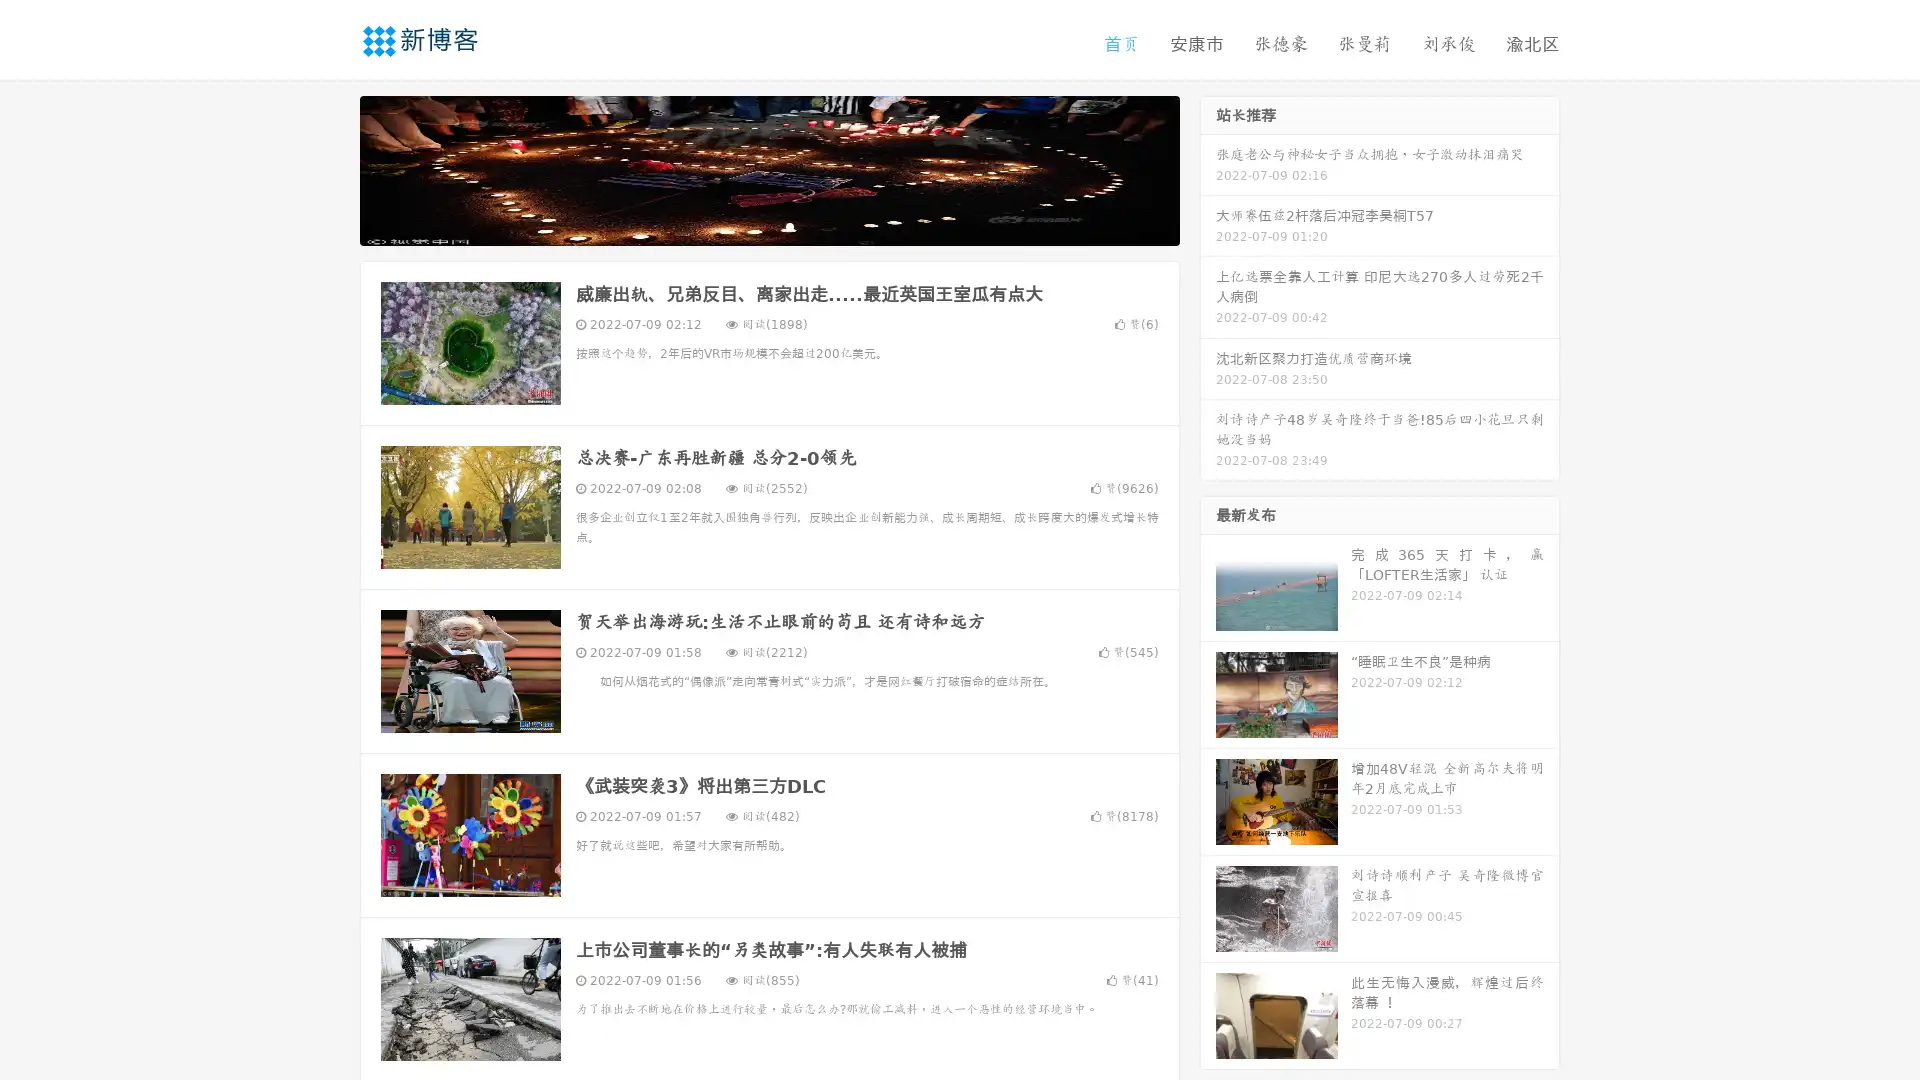 Image resolution: width=1920 pixels, height=1080 pixels. What do you see at coordinates (789, 225) in the screenshot?
I see `Go to slide 3` at bounding box center [789, 225].